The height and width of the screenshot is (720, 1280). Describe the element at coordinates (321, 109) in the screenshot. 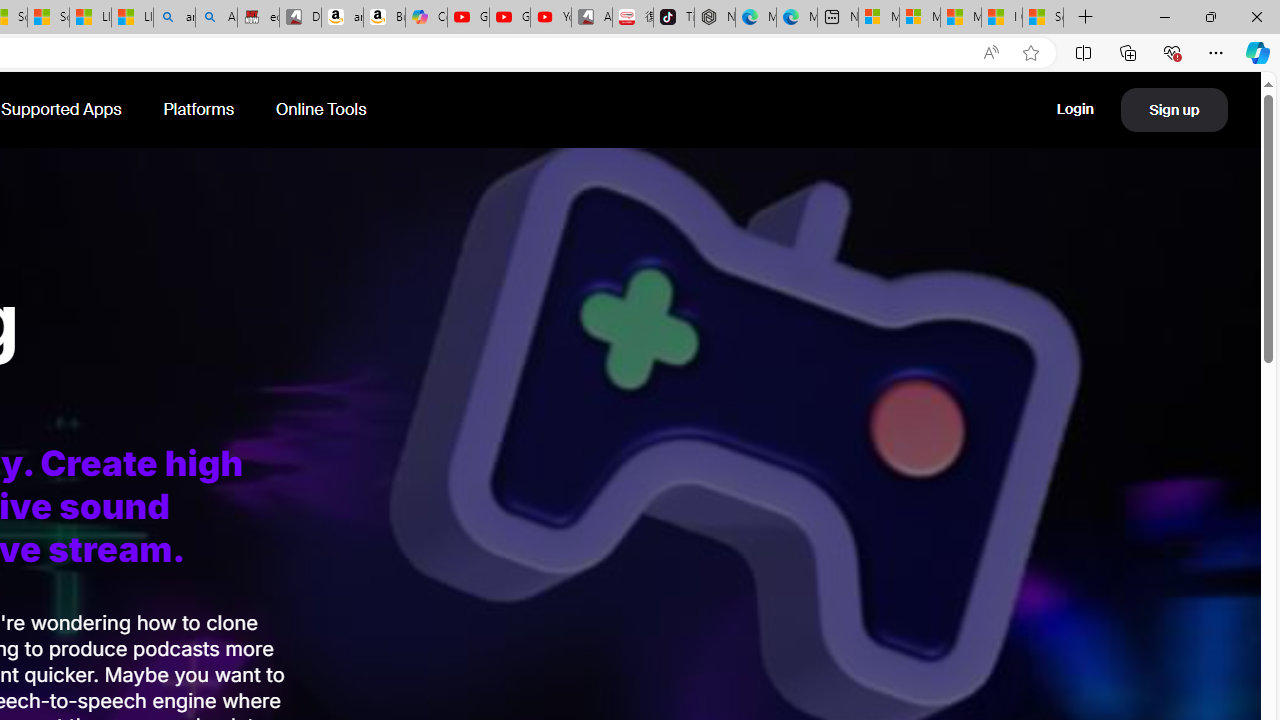

I see `'Online Tools'` at that location.